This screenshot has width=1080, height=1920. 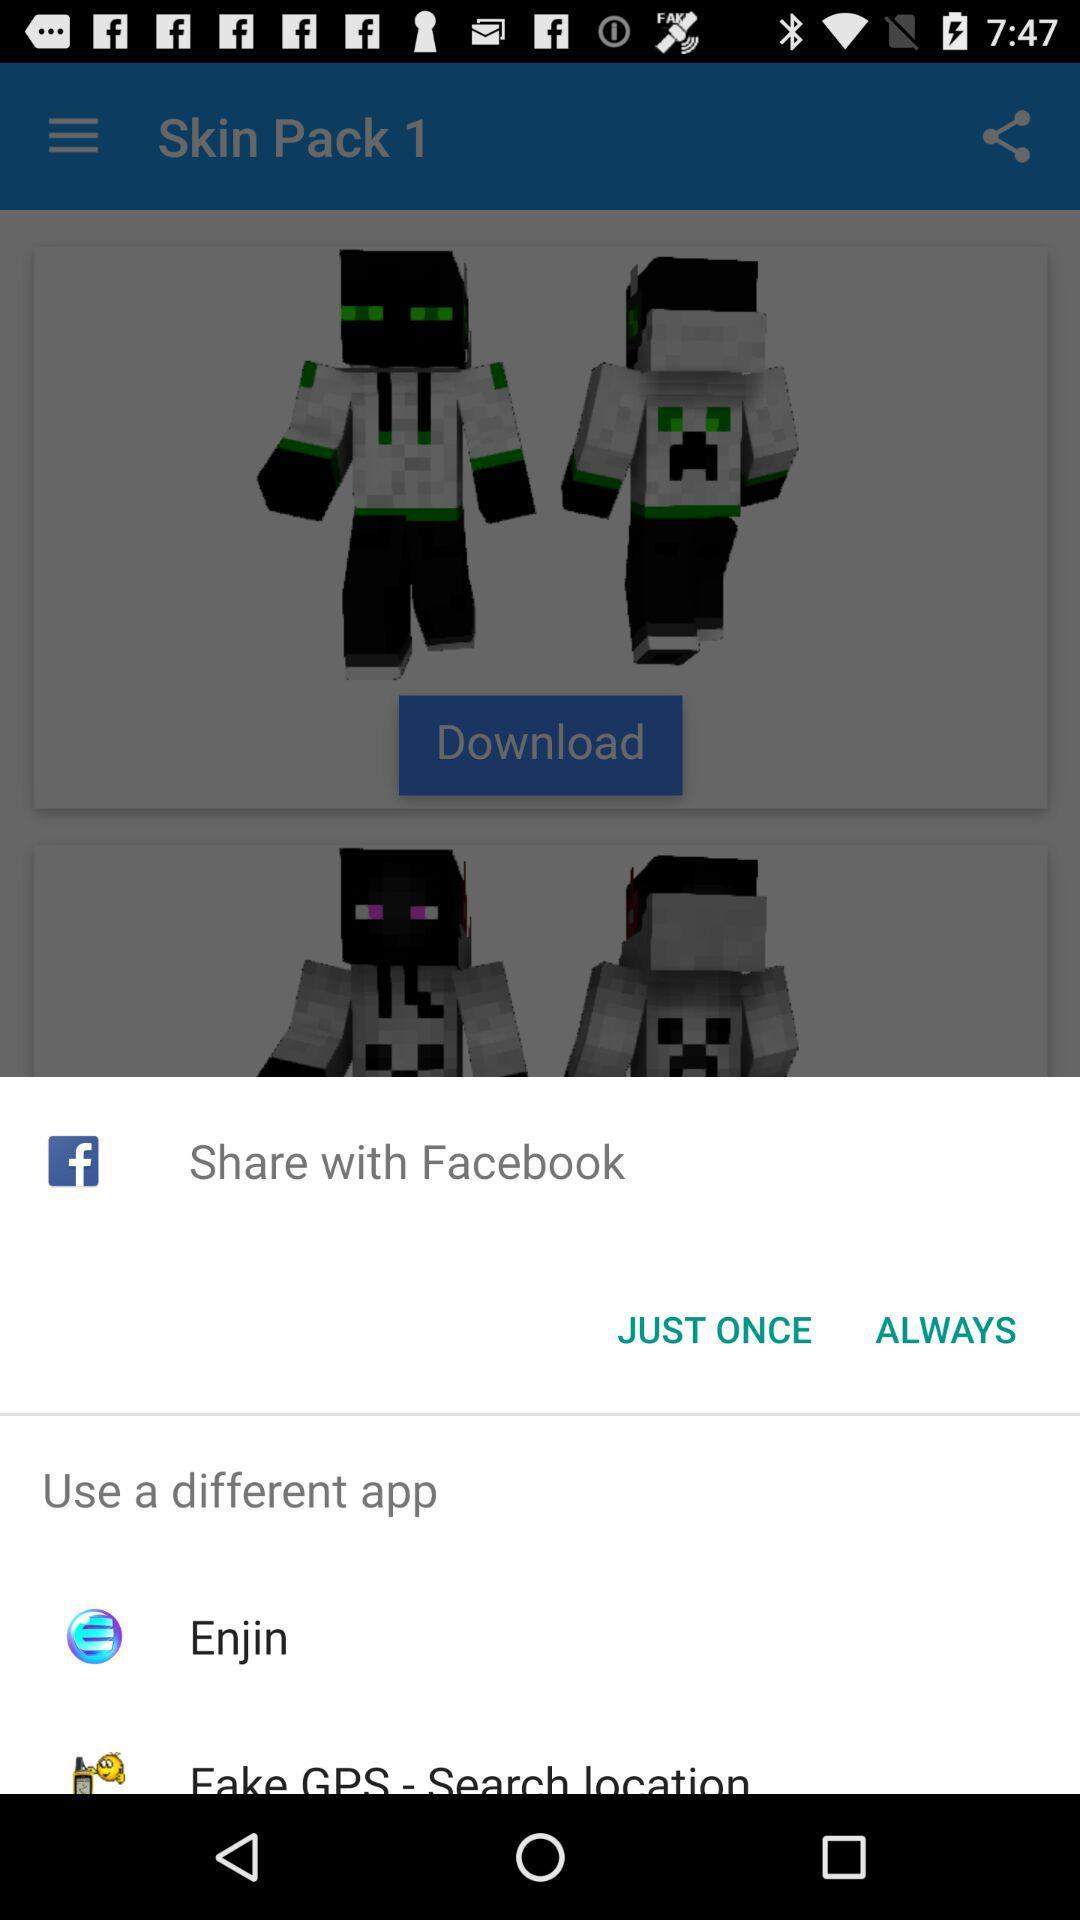 What do you see at coordinates (237, 1636) in the screenshot?
I see `item below use a different icon` at bounding box center [237, 1636].